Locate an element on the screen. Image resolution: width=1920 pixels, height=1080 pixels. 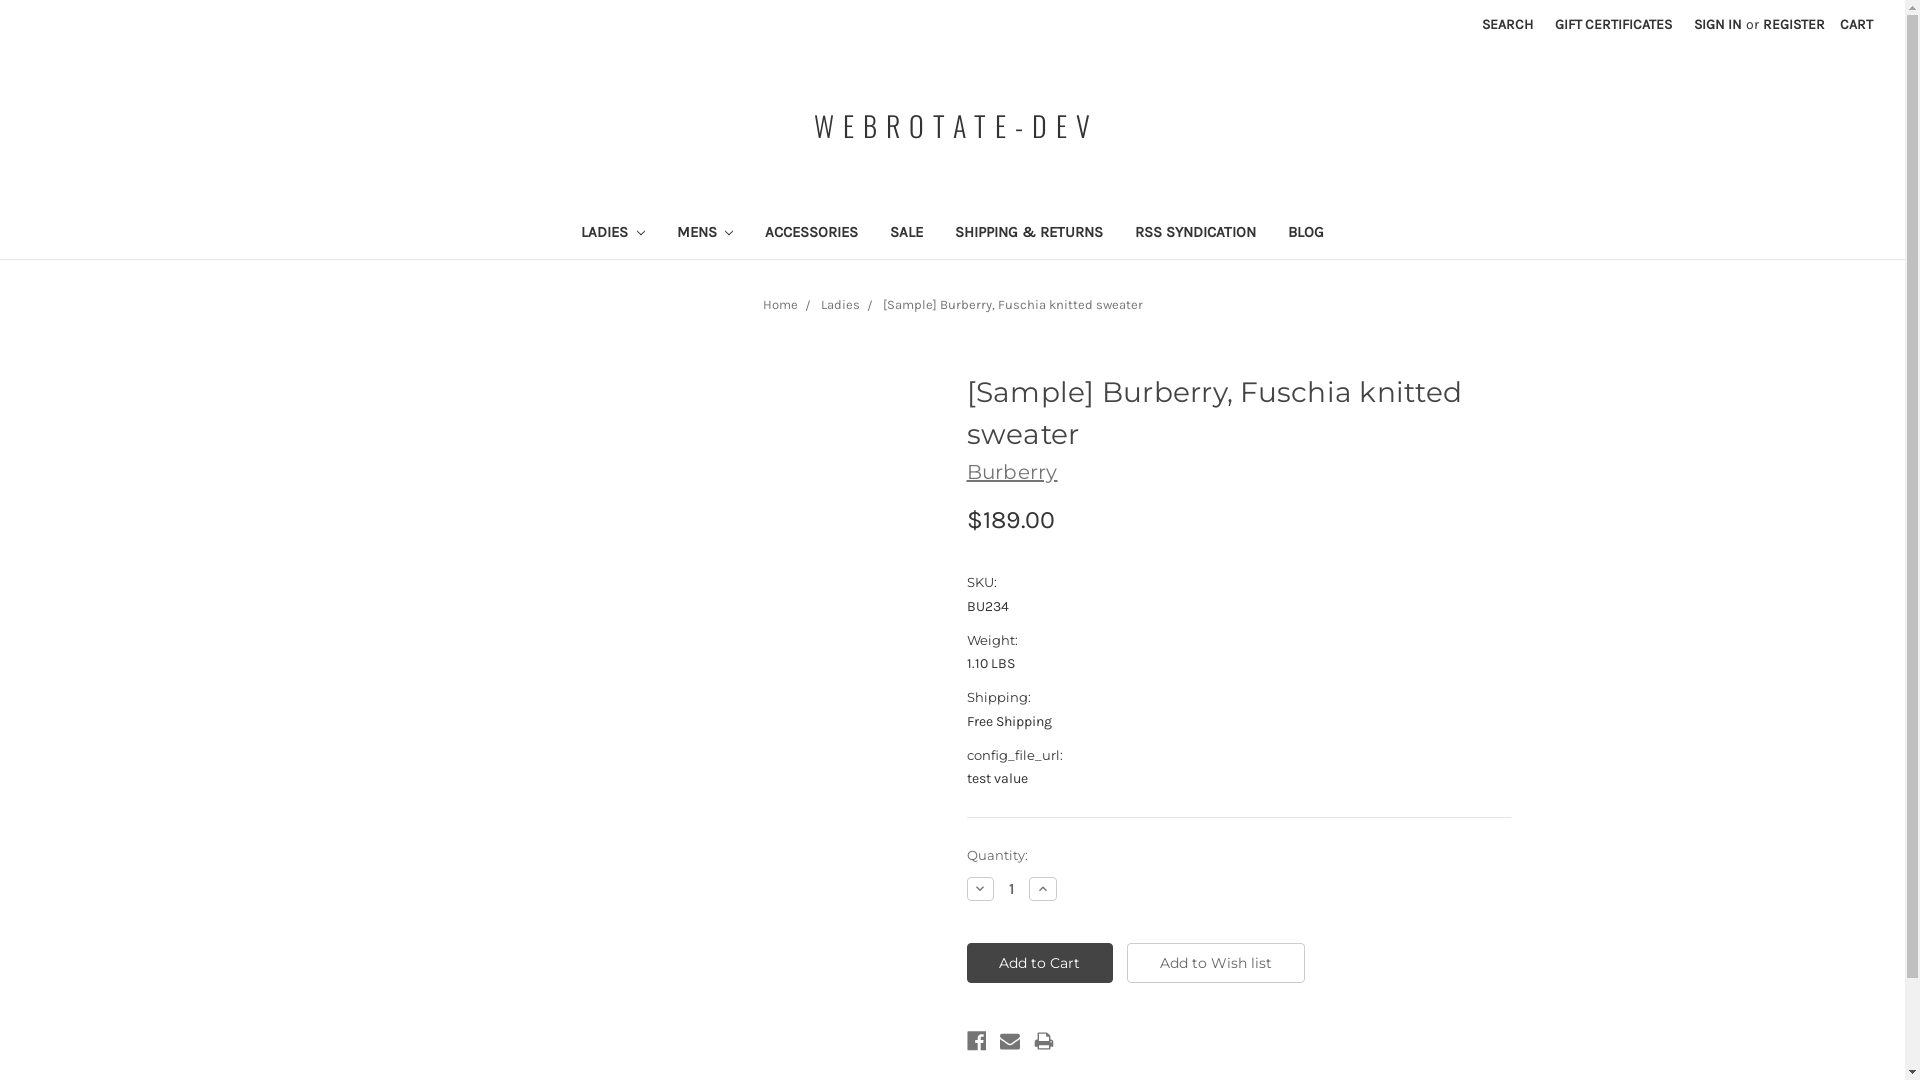
'SHIPPING & RETURNS' is located at coordinates (1028, 233).